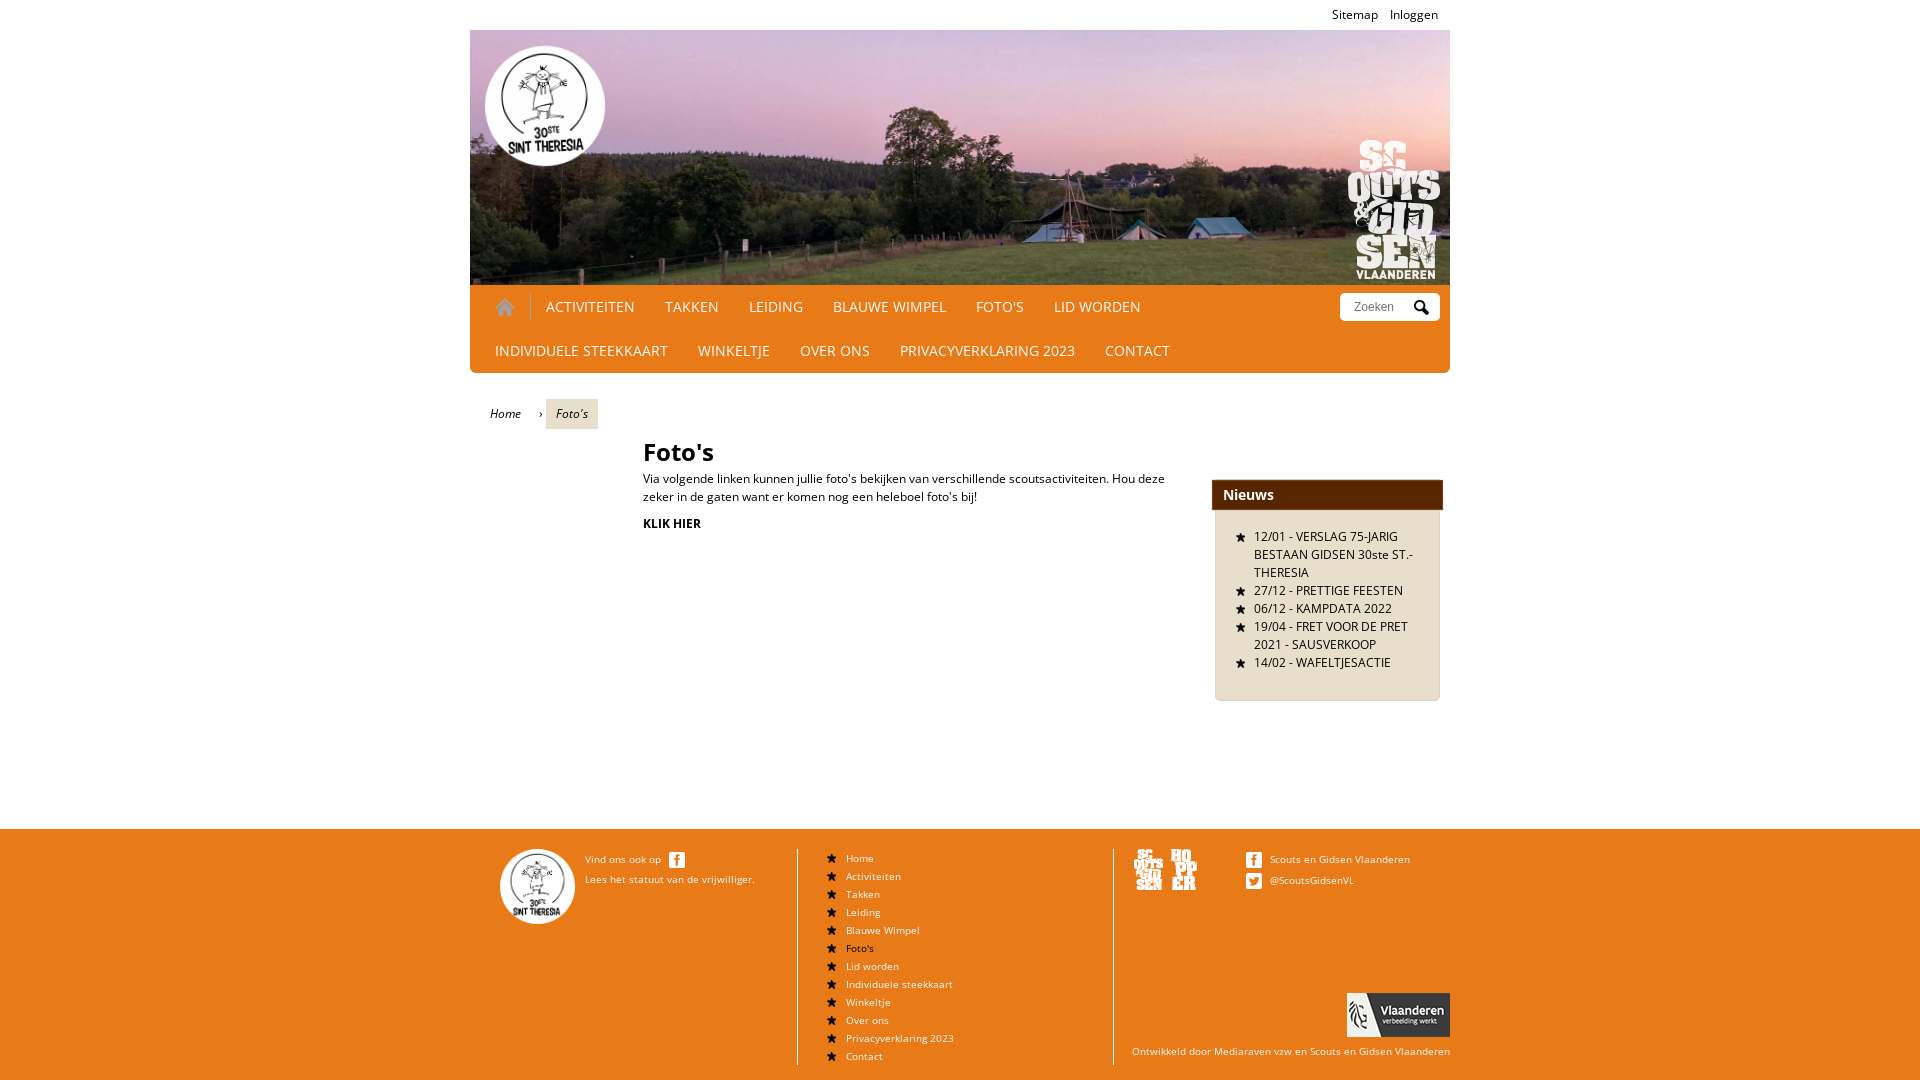  What do you see at coordinates (672, 522) in the screenshot?
I see `'KLIK HIER'` at bounding box center [672, 522].